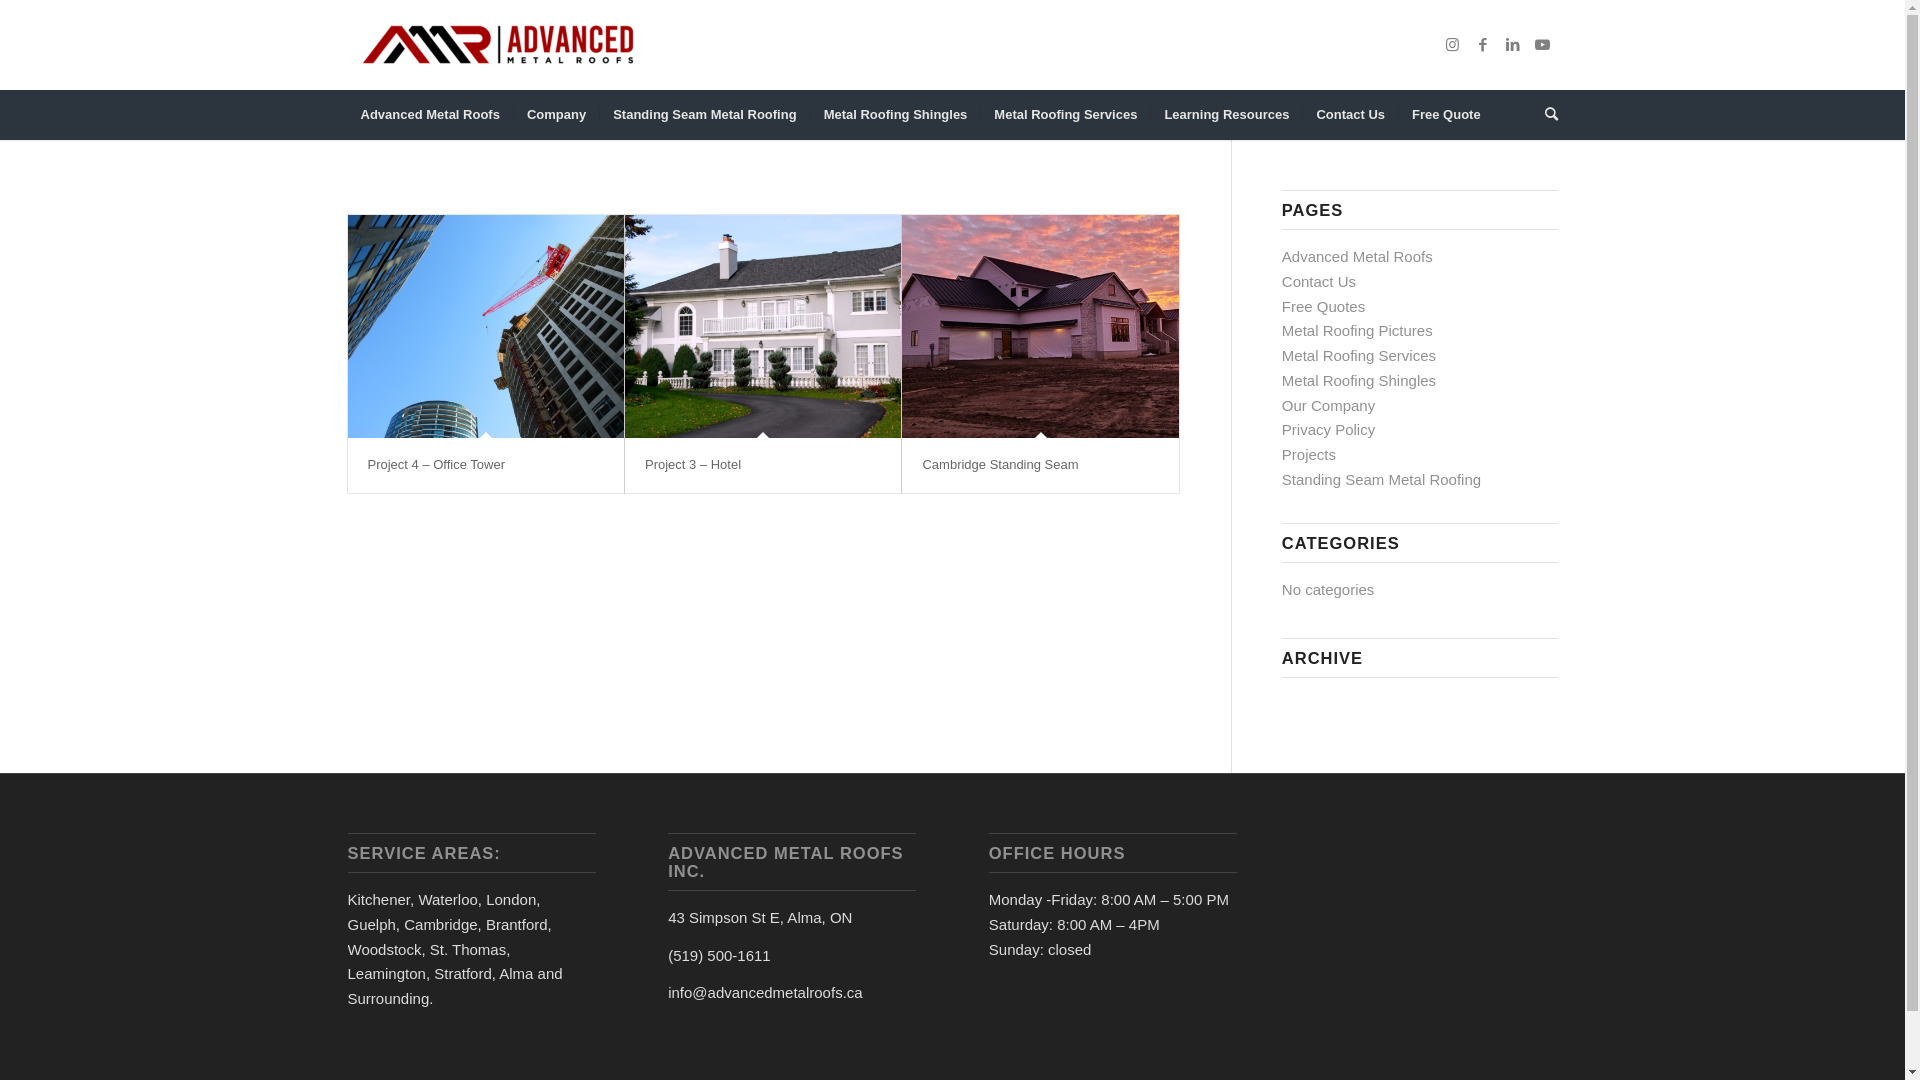 The height and width of the screenshot is (1080, 1920). I want to click on 'Company', so click(556, 115).